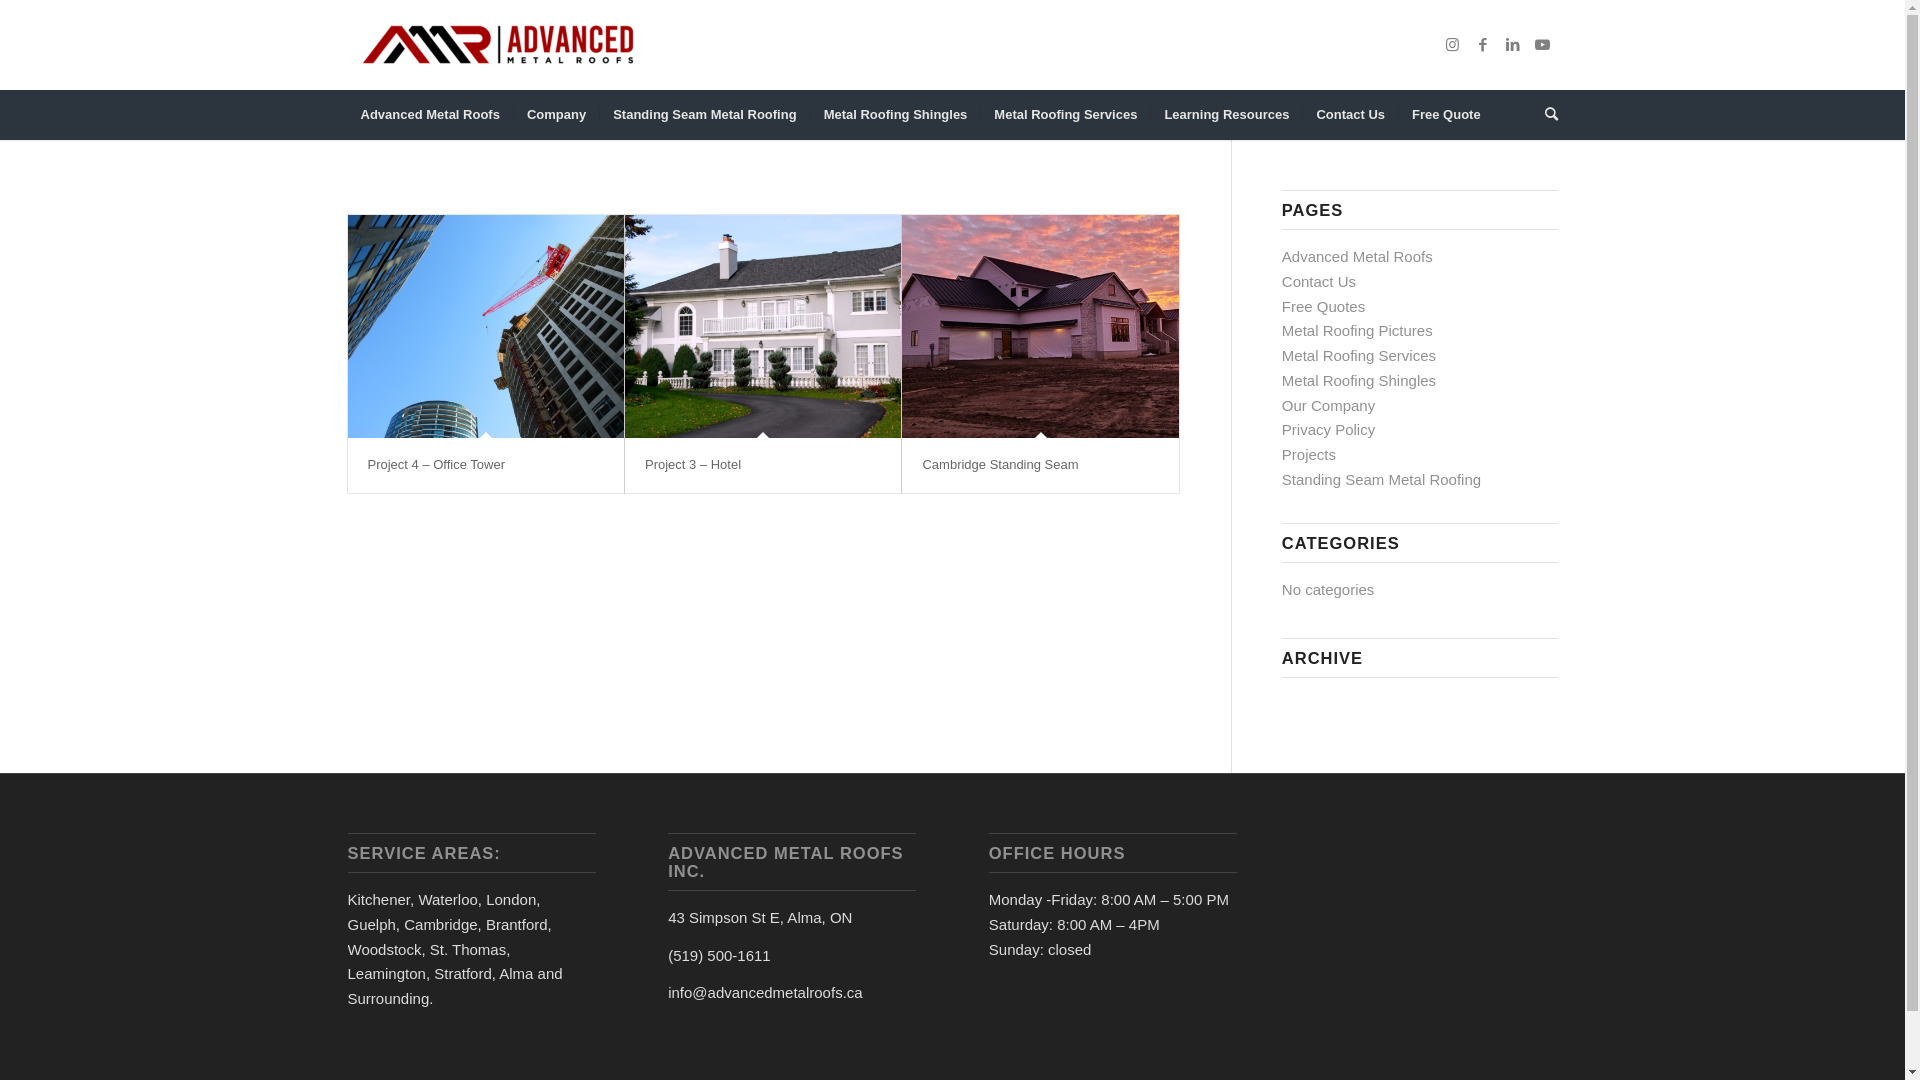 The height and width of the screenshot is (1080, 1920). I want to click on 'Company', so click(556, 115).